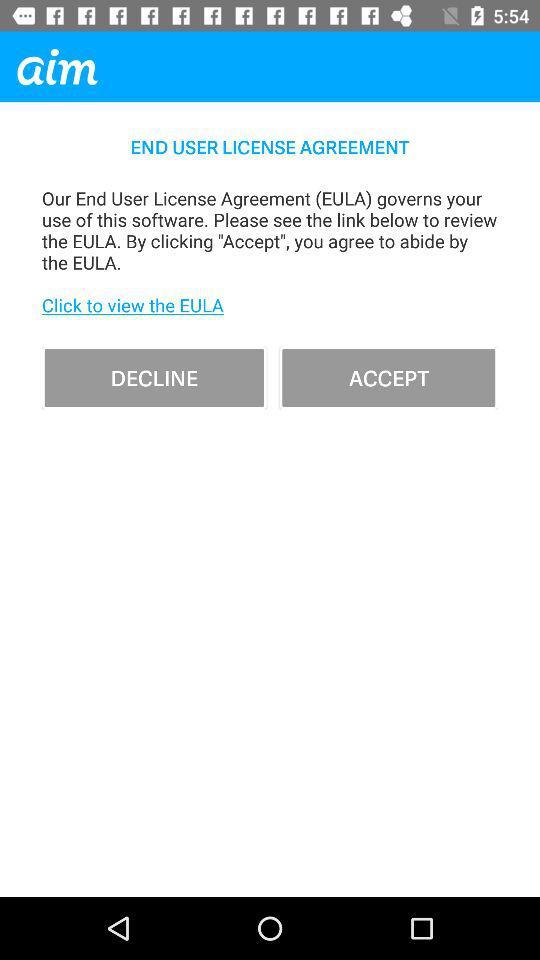 This screenshot has width=540, height=960. What do you see at coordinates (153, 376) in the screenshot?
I see `item below our end user item` at bounding box center [153, 376].